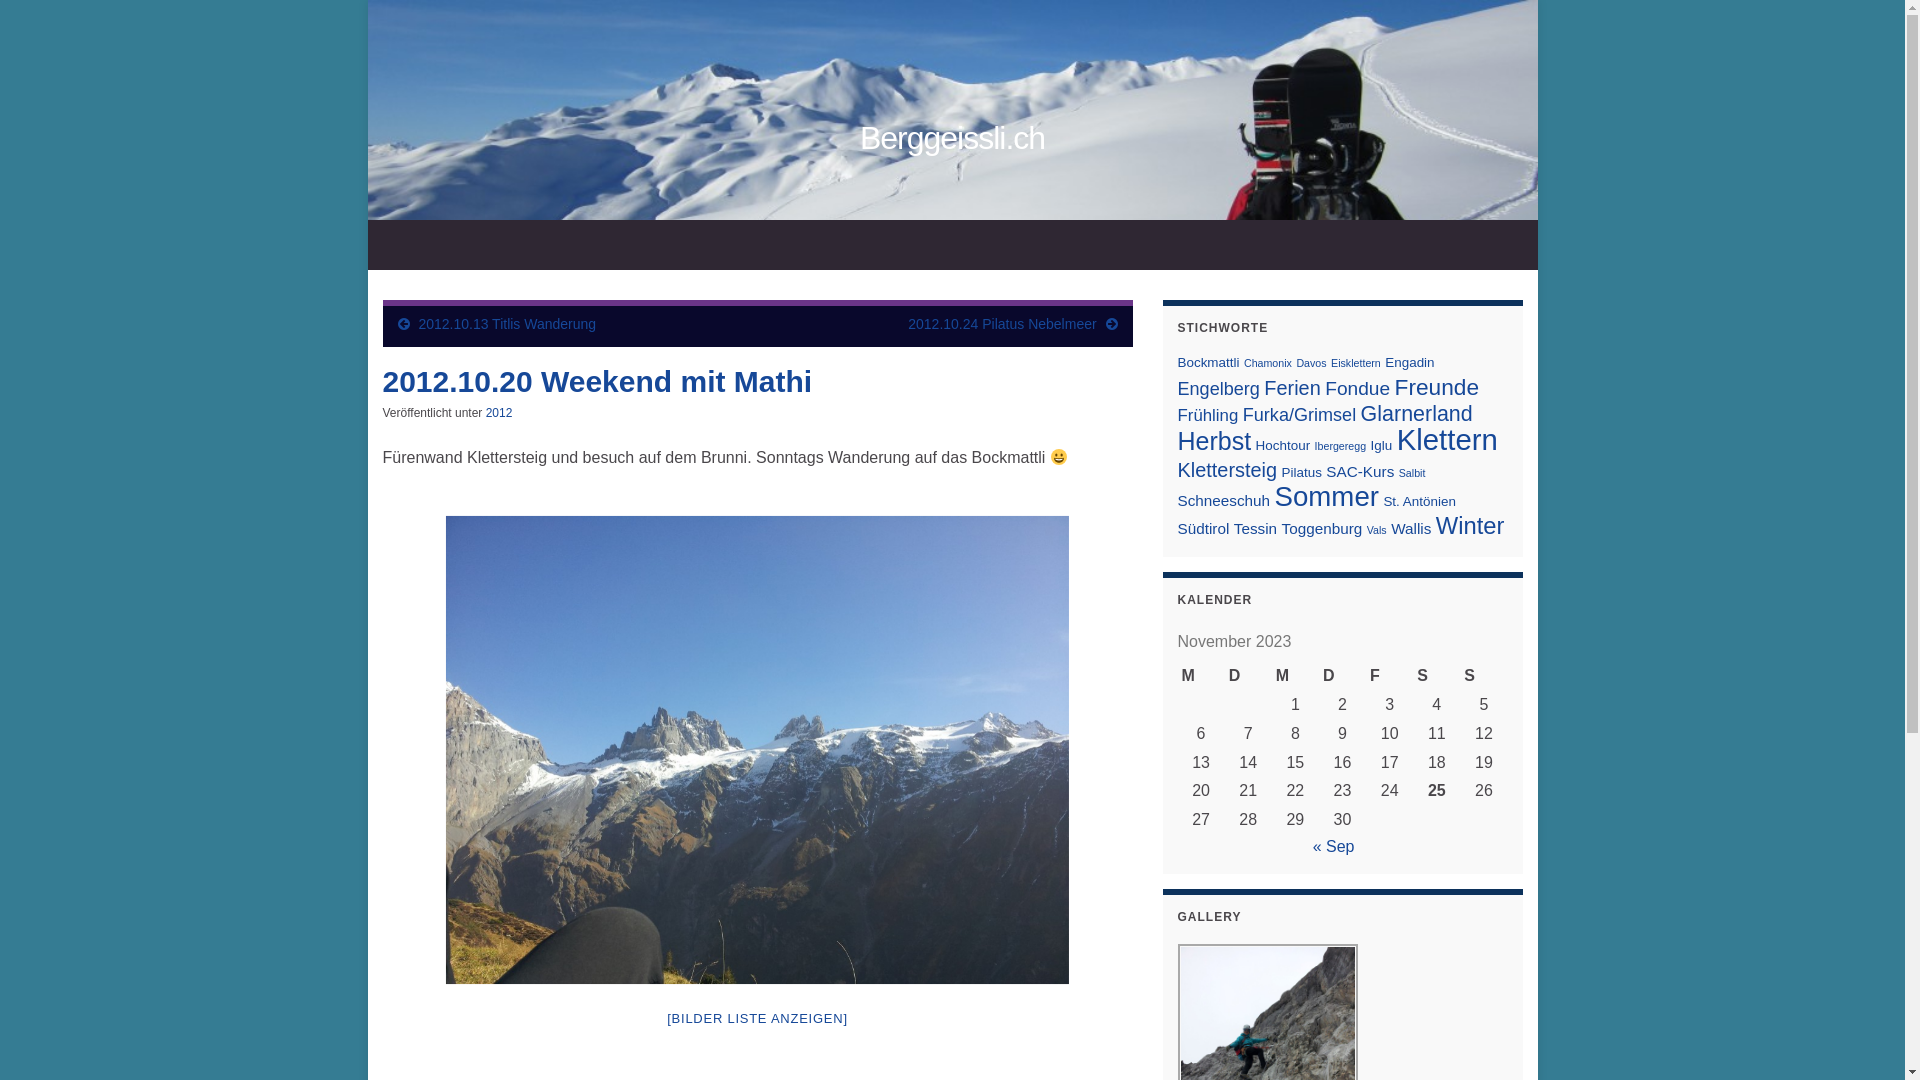 The width and height of the screenshot is (1920, 1080). What do you see at coordinates (1266, 362) in the screenshot?
I see `'Chamonix'` at bounding box center [1266, 362].